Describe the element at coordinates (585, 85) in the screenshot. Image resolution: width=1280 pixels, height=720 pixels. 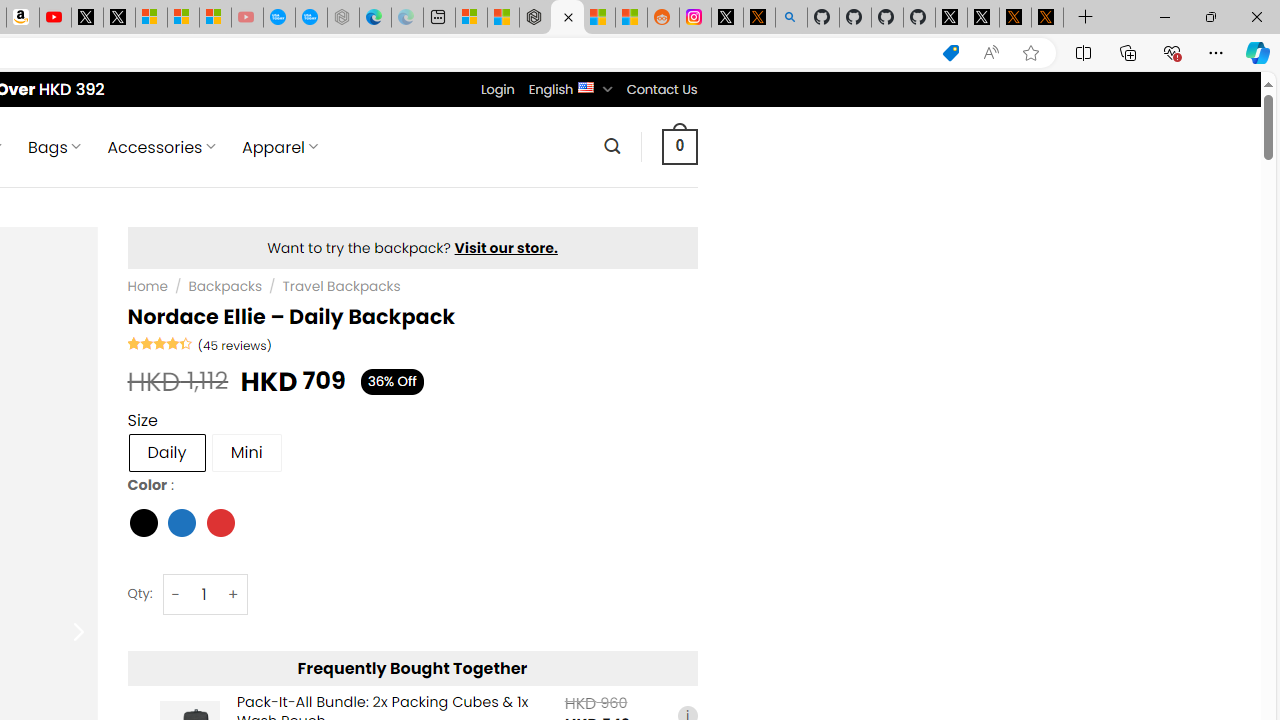
I see `'English'` at that location.